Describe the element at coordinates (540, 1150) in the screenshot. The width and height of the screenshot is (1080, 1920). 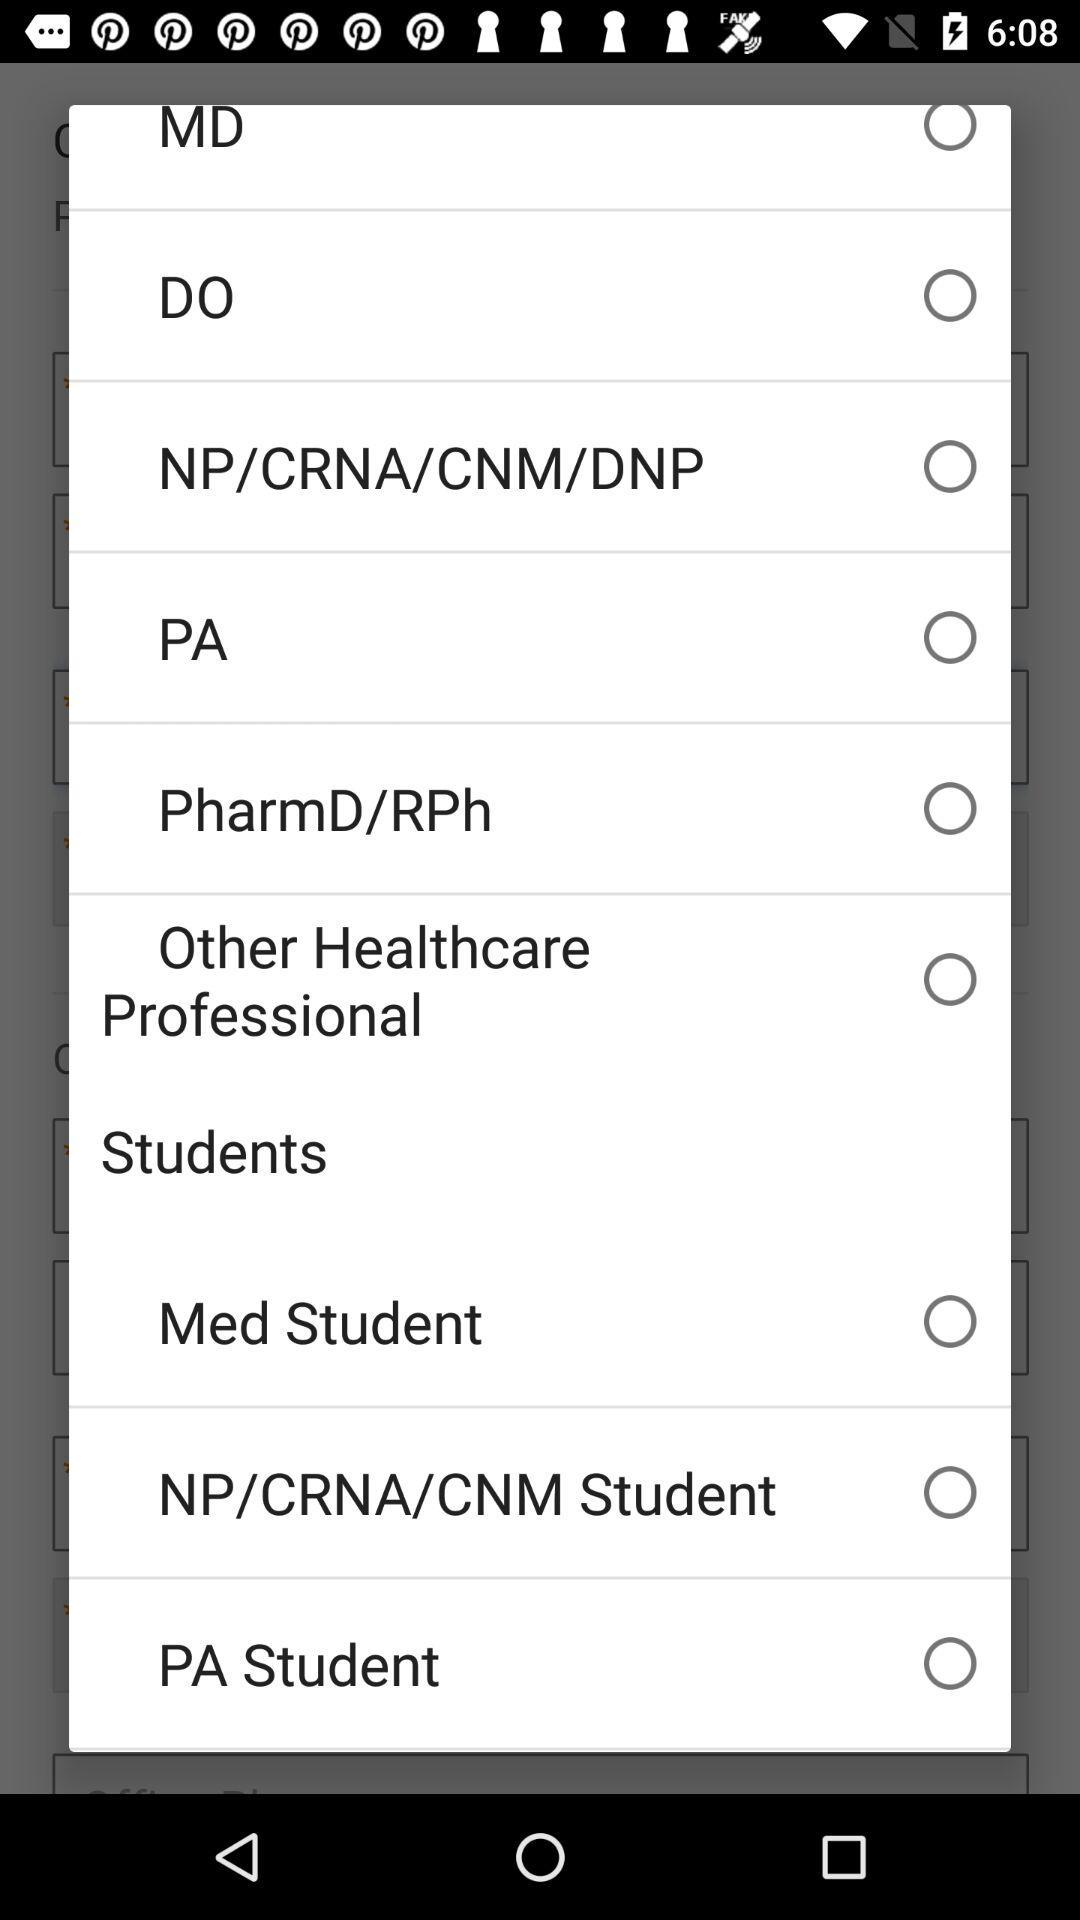
I see `item above     med student` at that location.